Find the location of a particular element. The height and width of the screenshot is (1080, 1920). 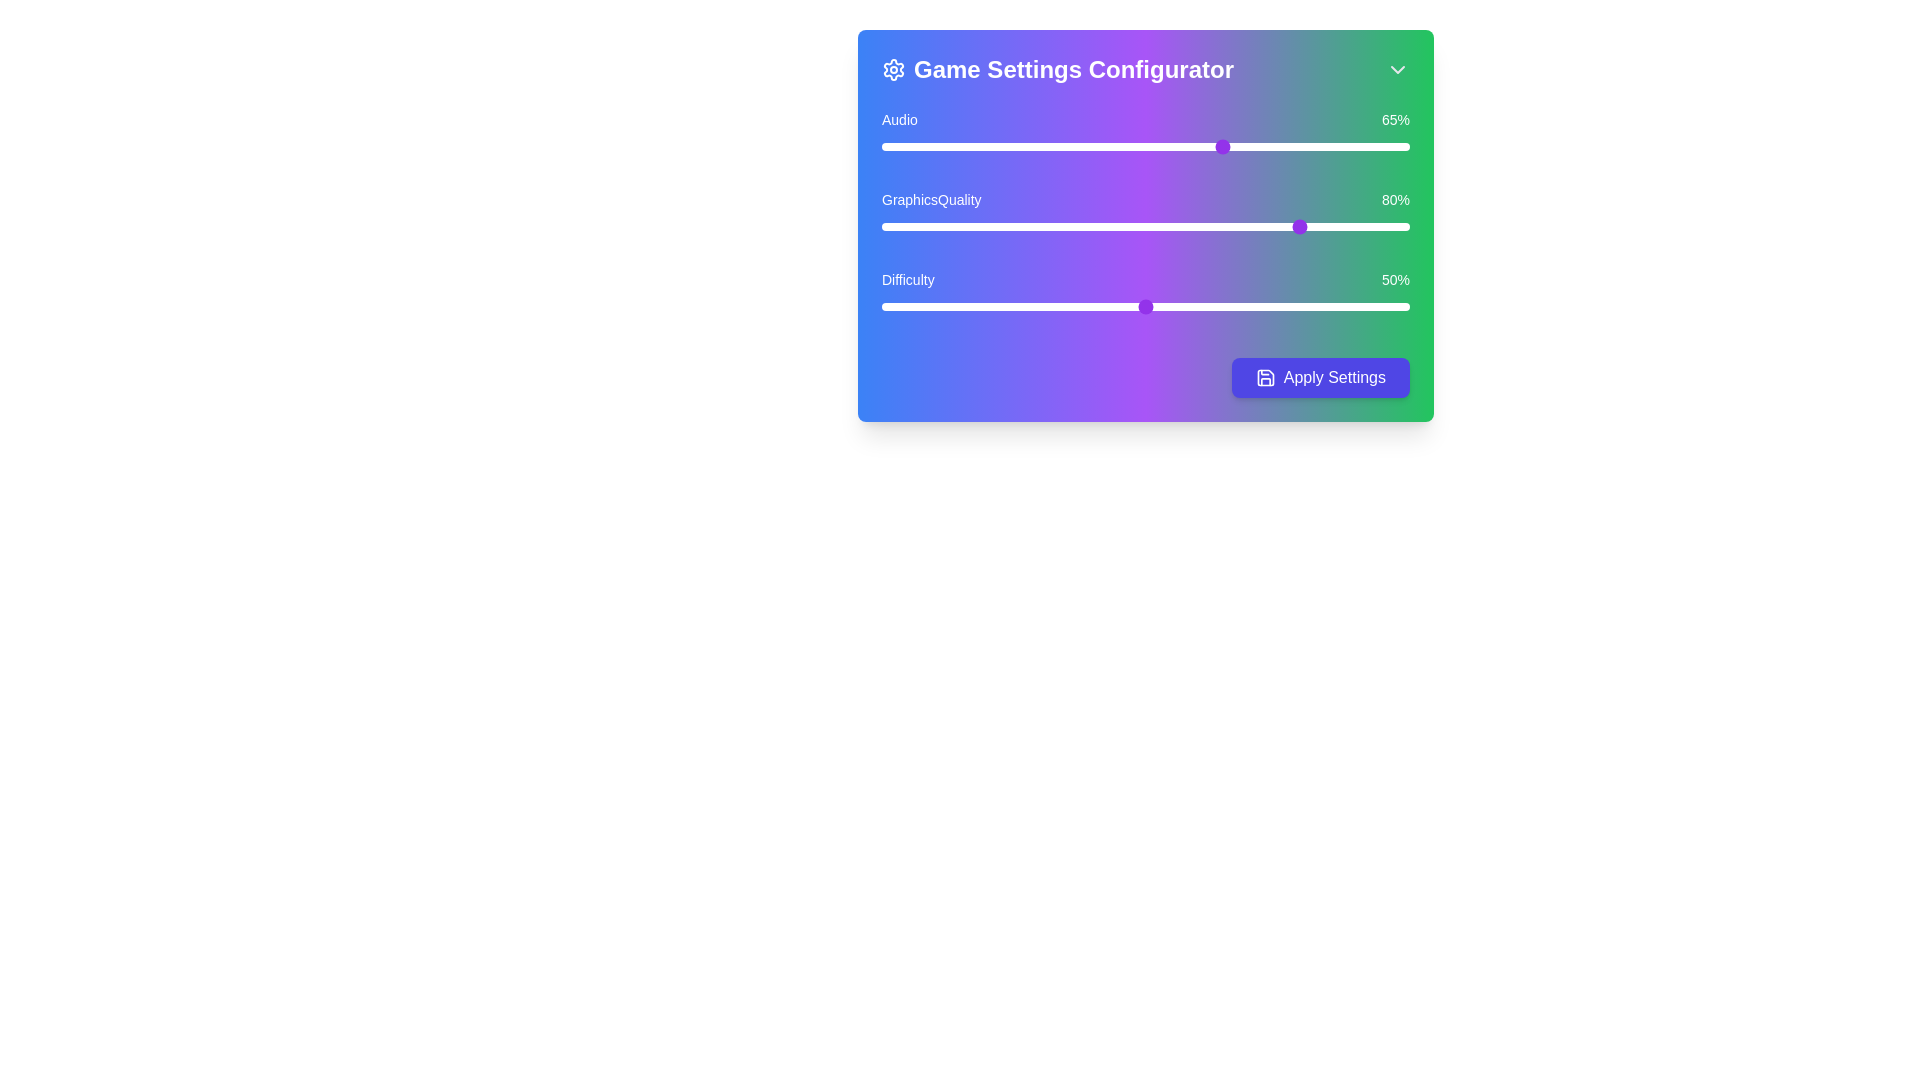

the audio slider is located at coordinates (1213, 145).